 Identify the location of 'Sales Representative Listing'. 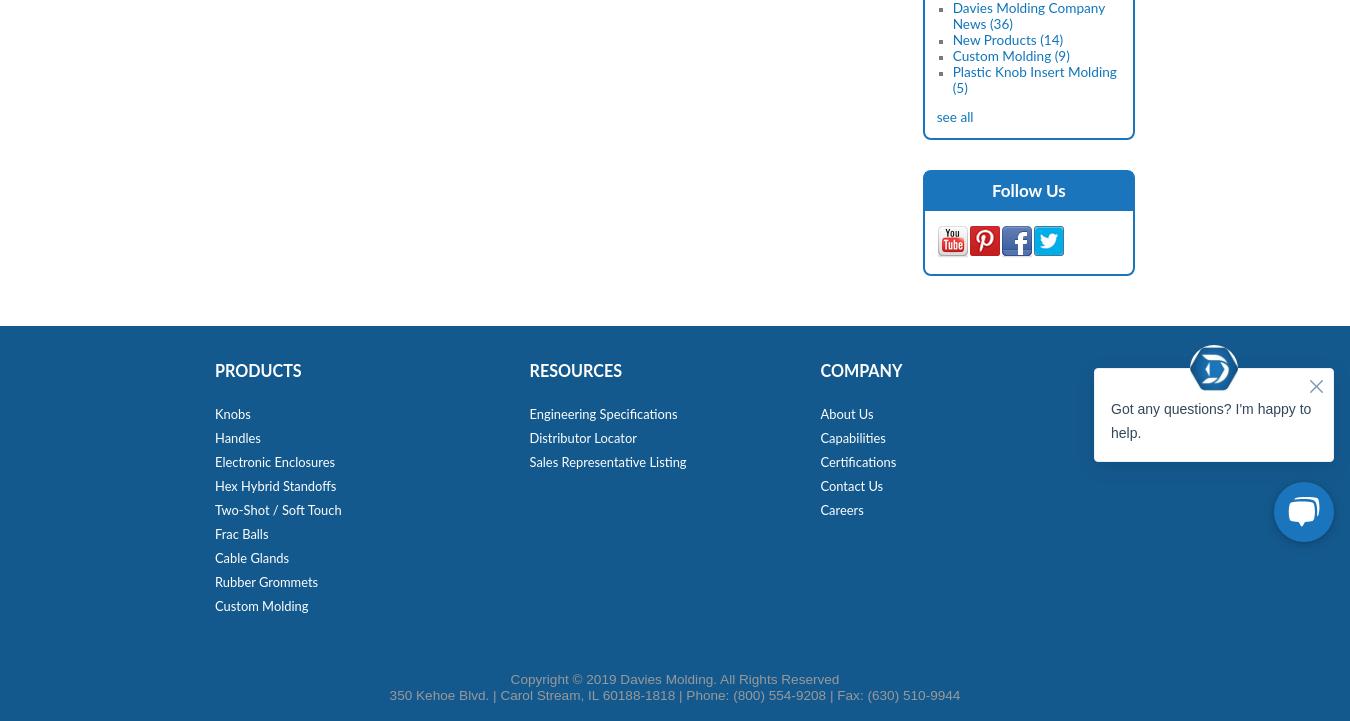
(607, 463).